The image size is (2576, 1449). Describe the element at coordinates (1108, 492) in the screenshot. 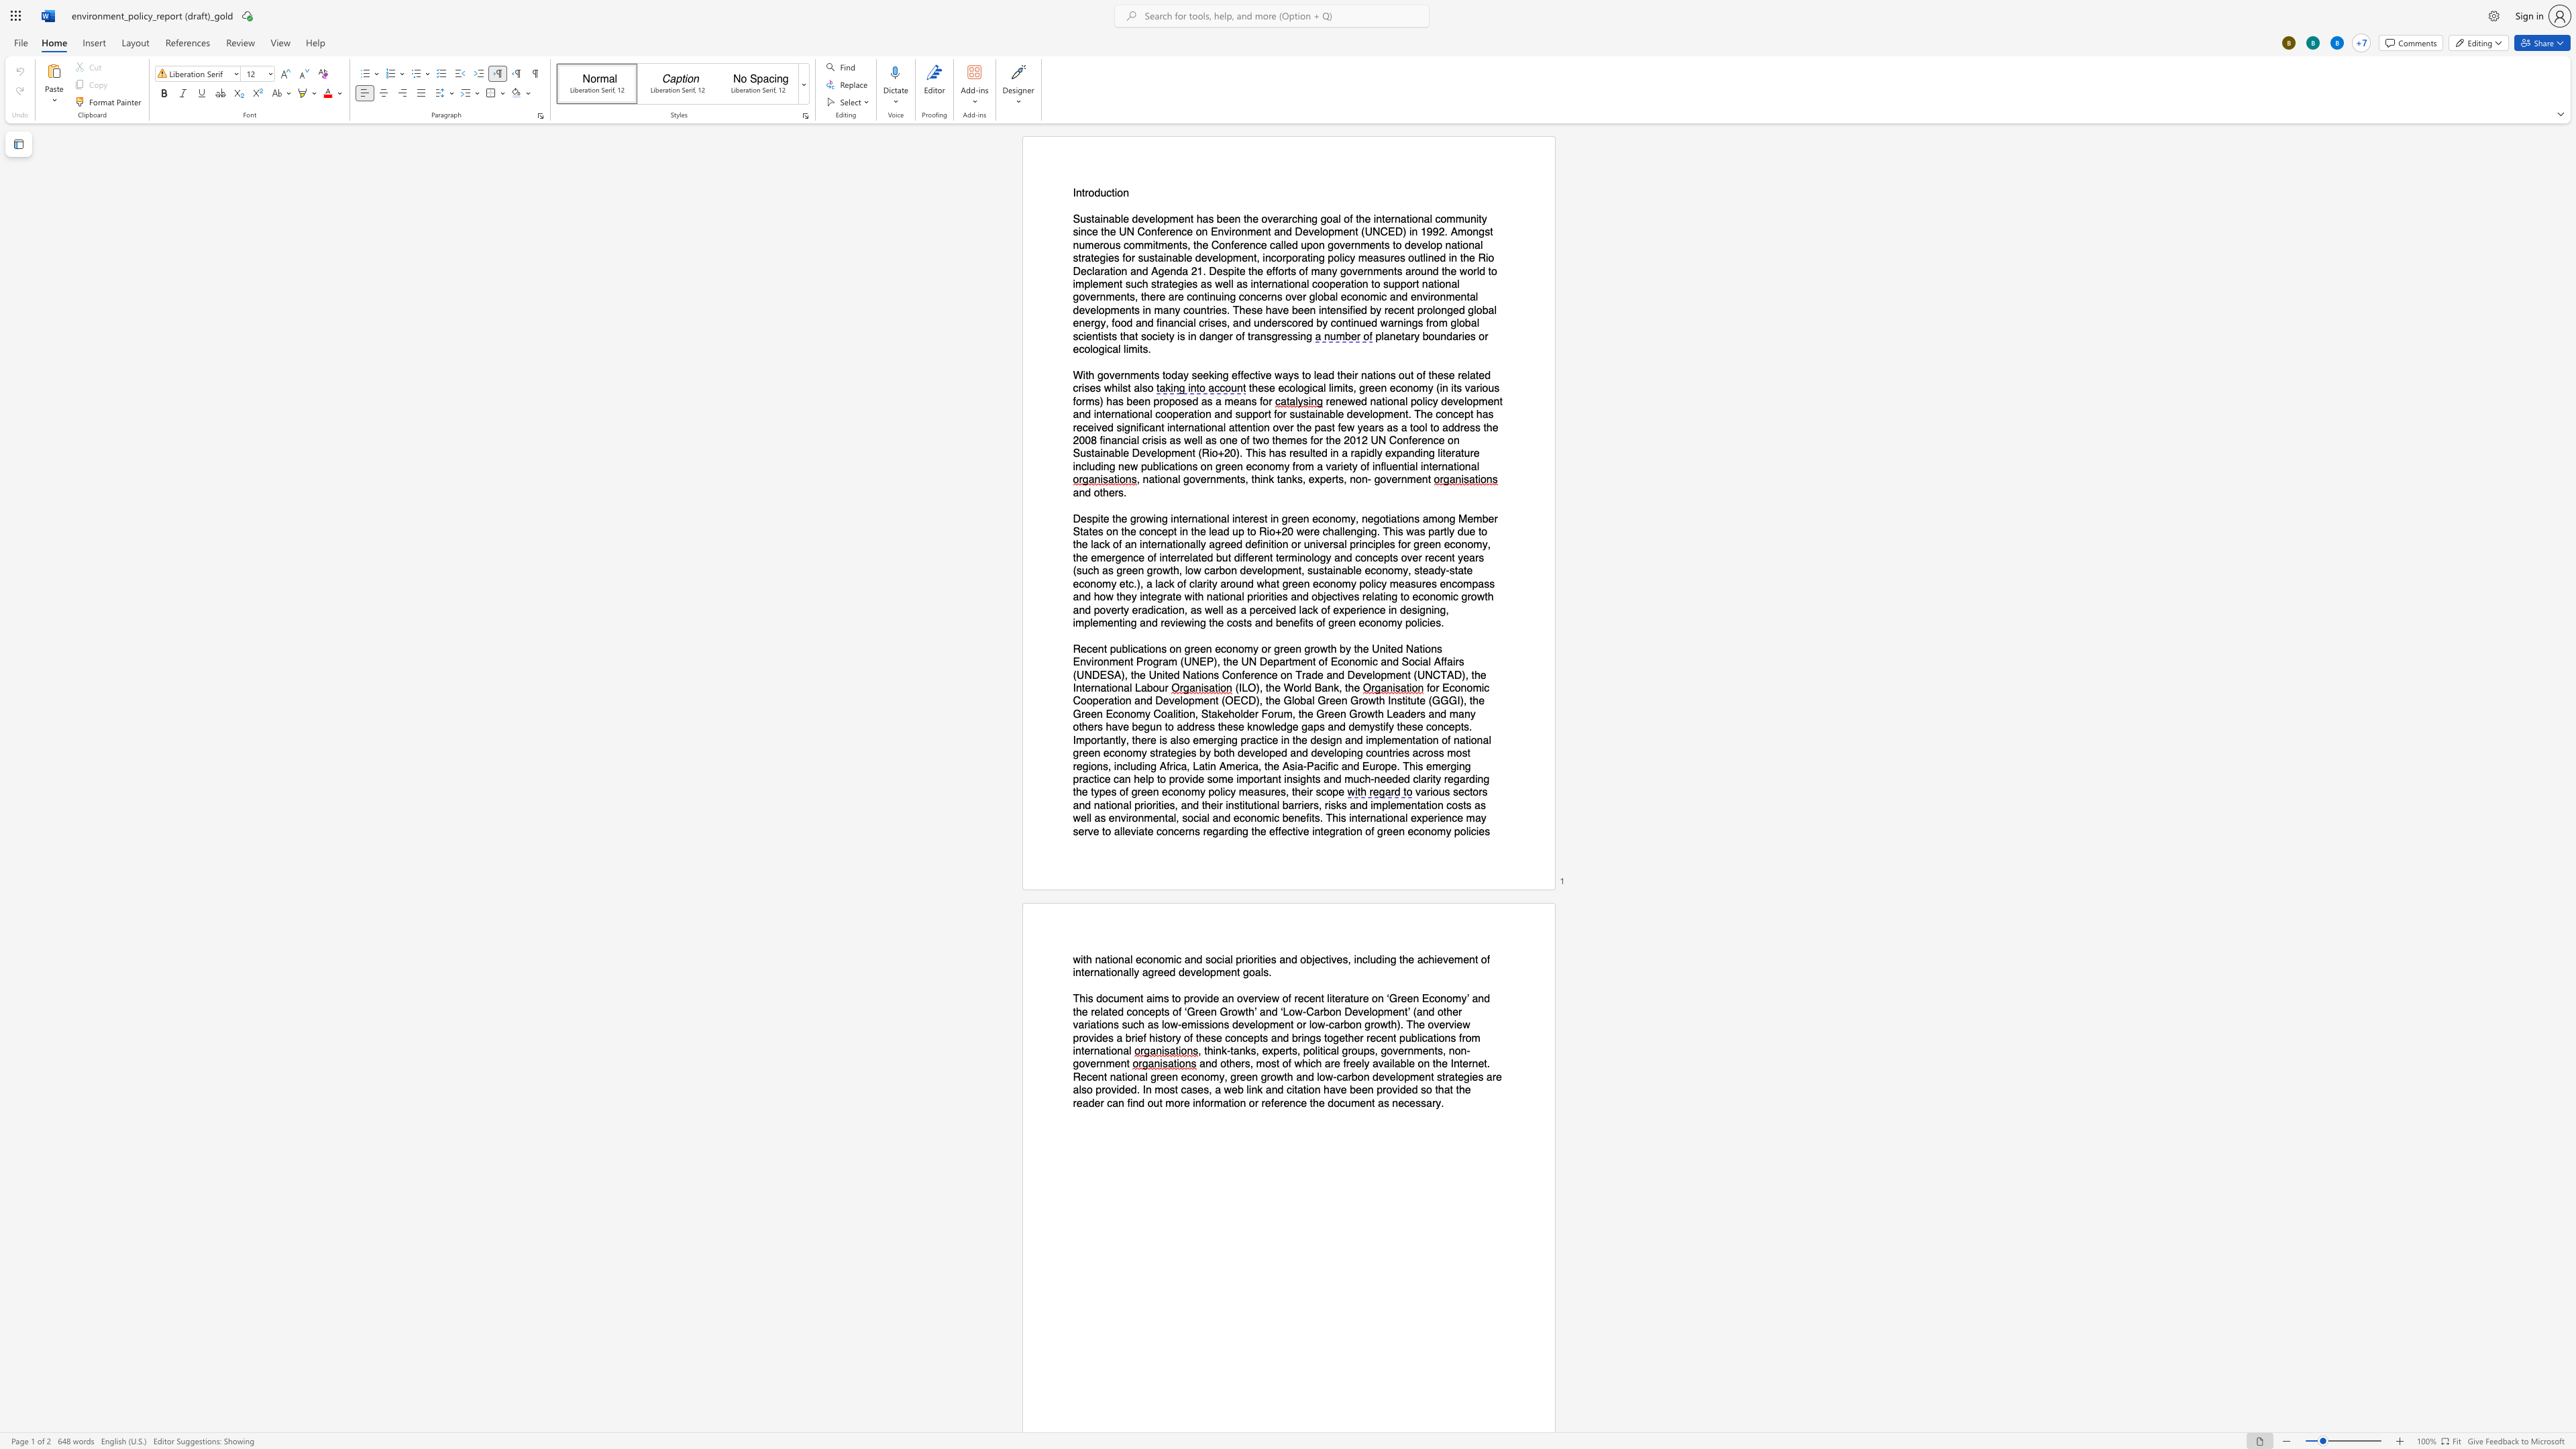

I see `the space between the continuous character "h" and "e" in the text` at that location.